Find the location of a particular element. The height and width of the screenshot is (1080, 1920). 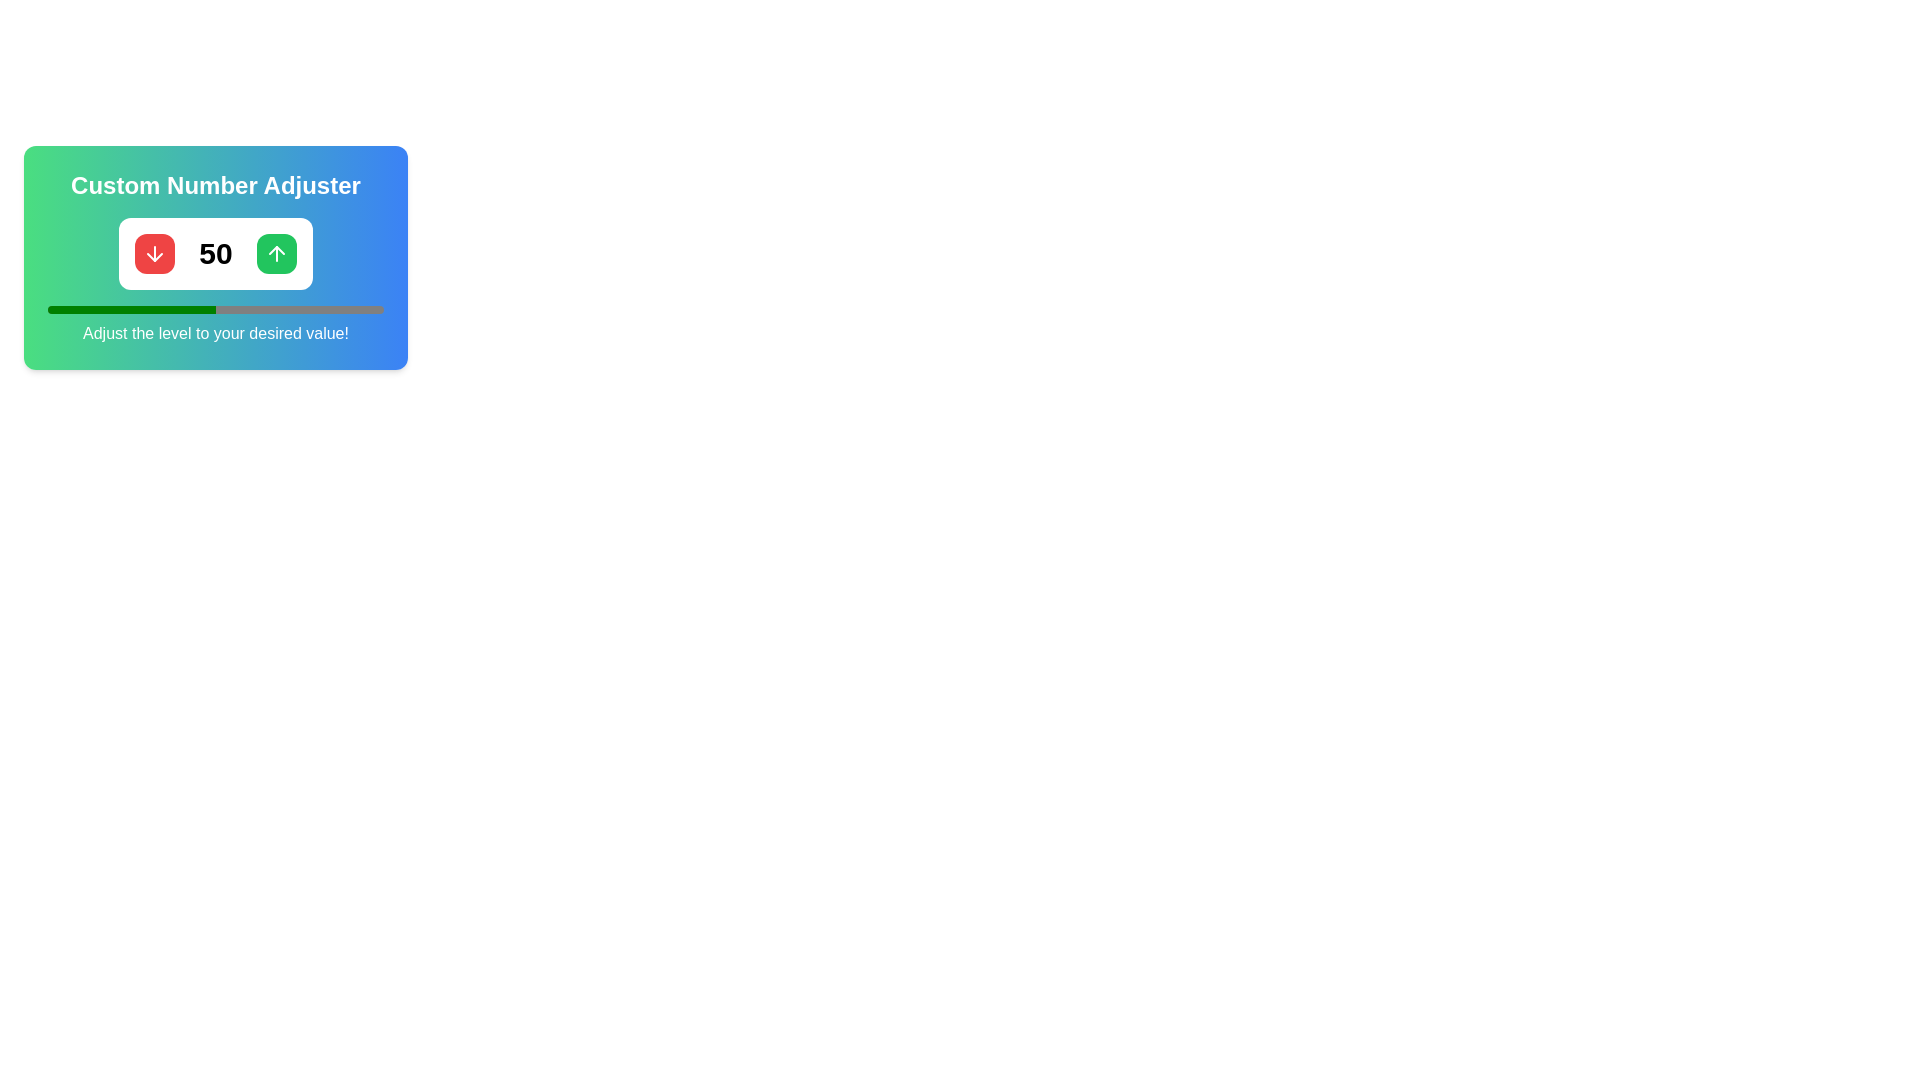

the circular red button with a white down-arrow icon to decrement the value next to the numerical display '50' is located at coordinates (154, 253).